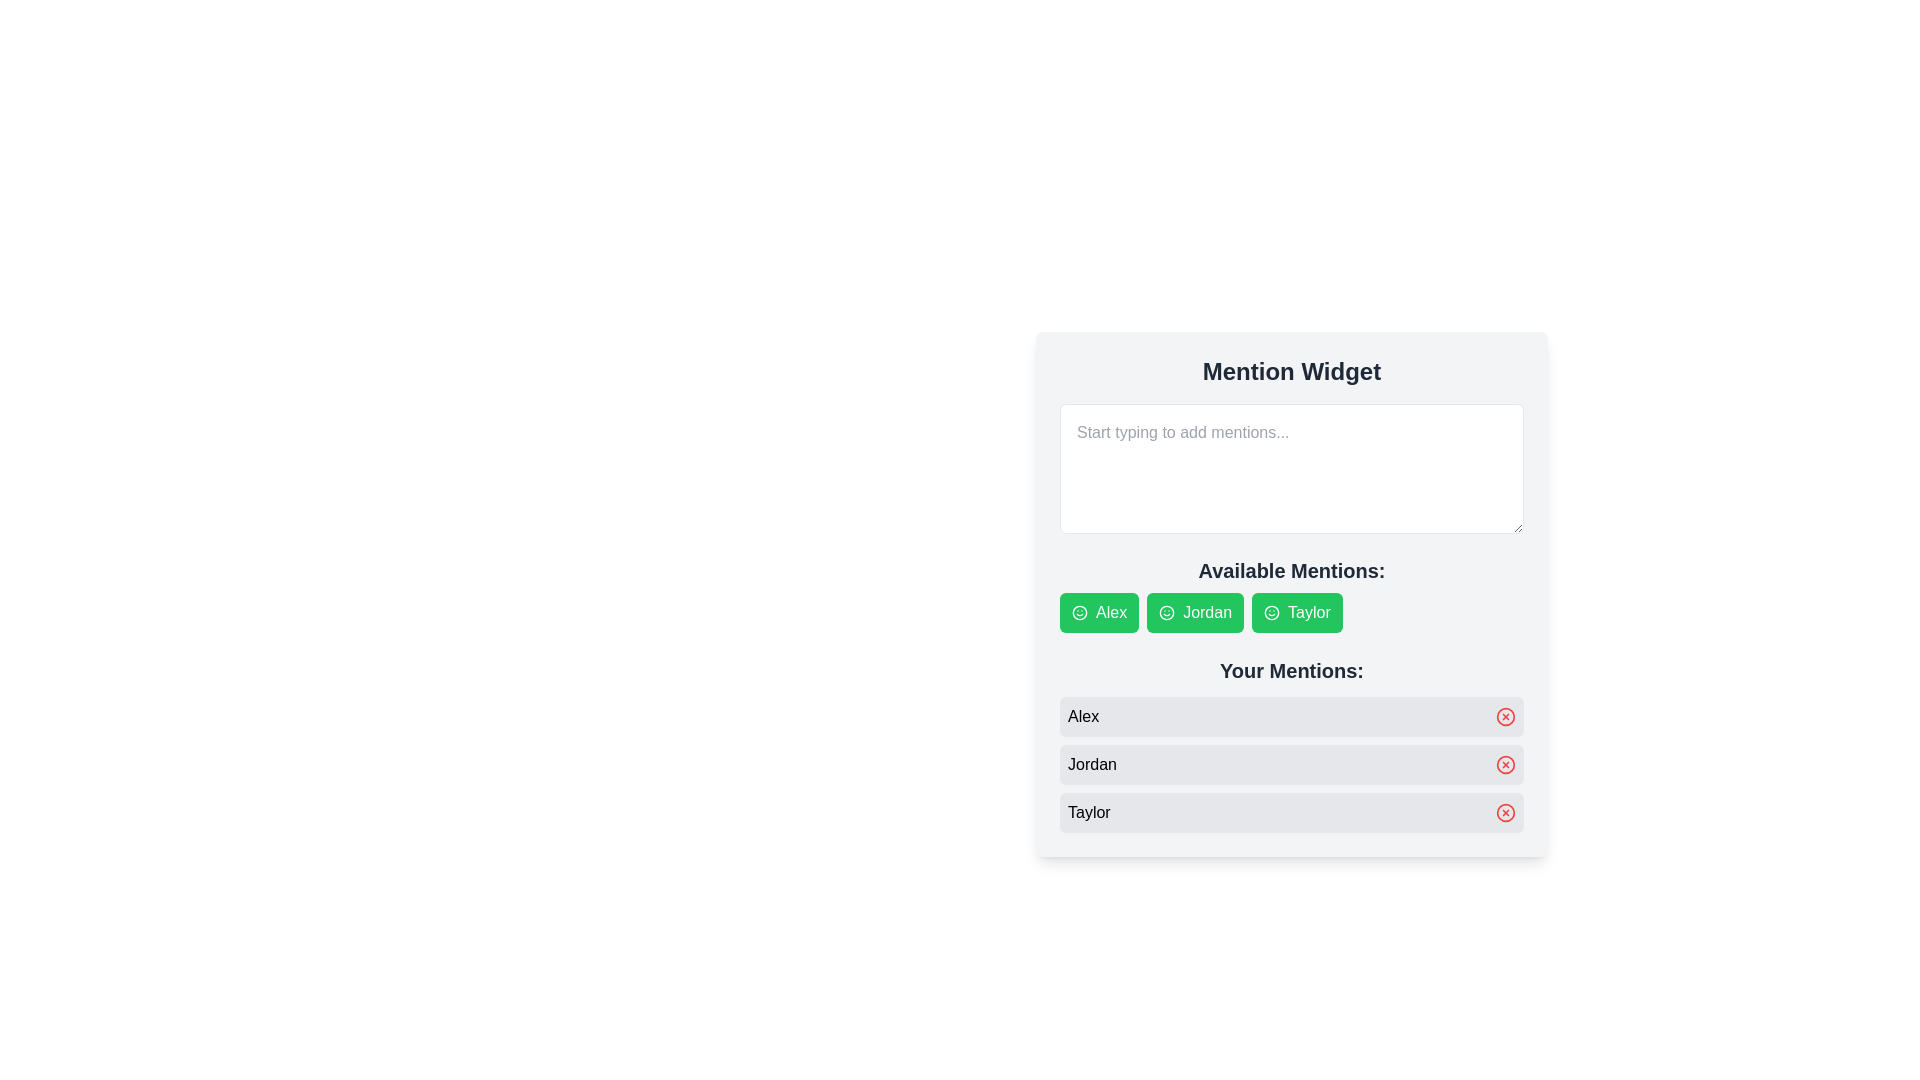 The height and width of the screenshot is (1080, 1920). I want to click on the icon button that removes the mention 'Alex' from the 'Your Mentions' list, so click(1506, 716).